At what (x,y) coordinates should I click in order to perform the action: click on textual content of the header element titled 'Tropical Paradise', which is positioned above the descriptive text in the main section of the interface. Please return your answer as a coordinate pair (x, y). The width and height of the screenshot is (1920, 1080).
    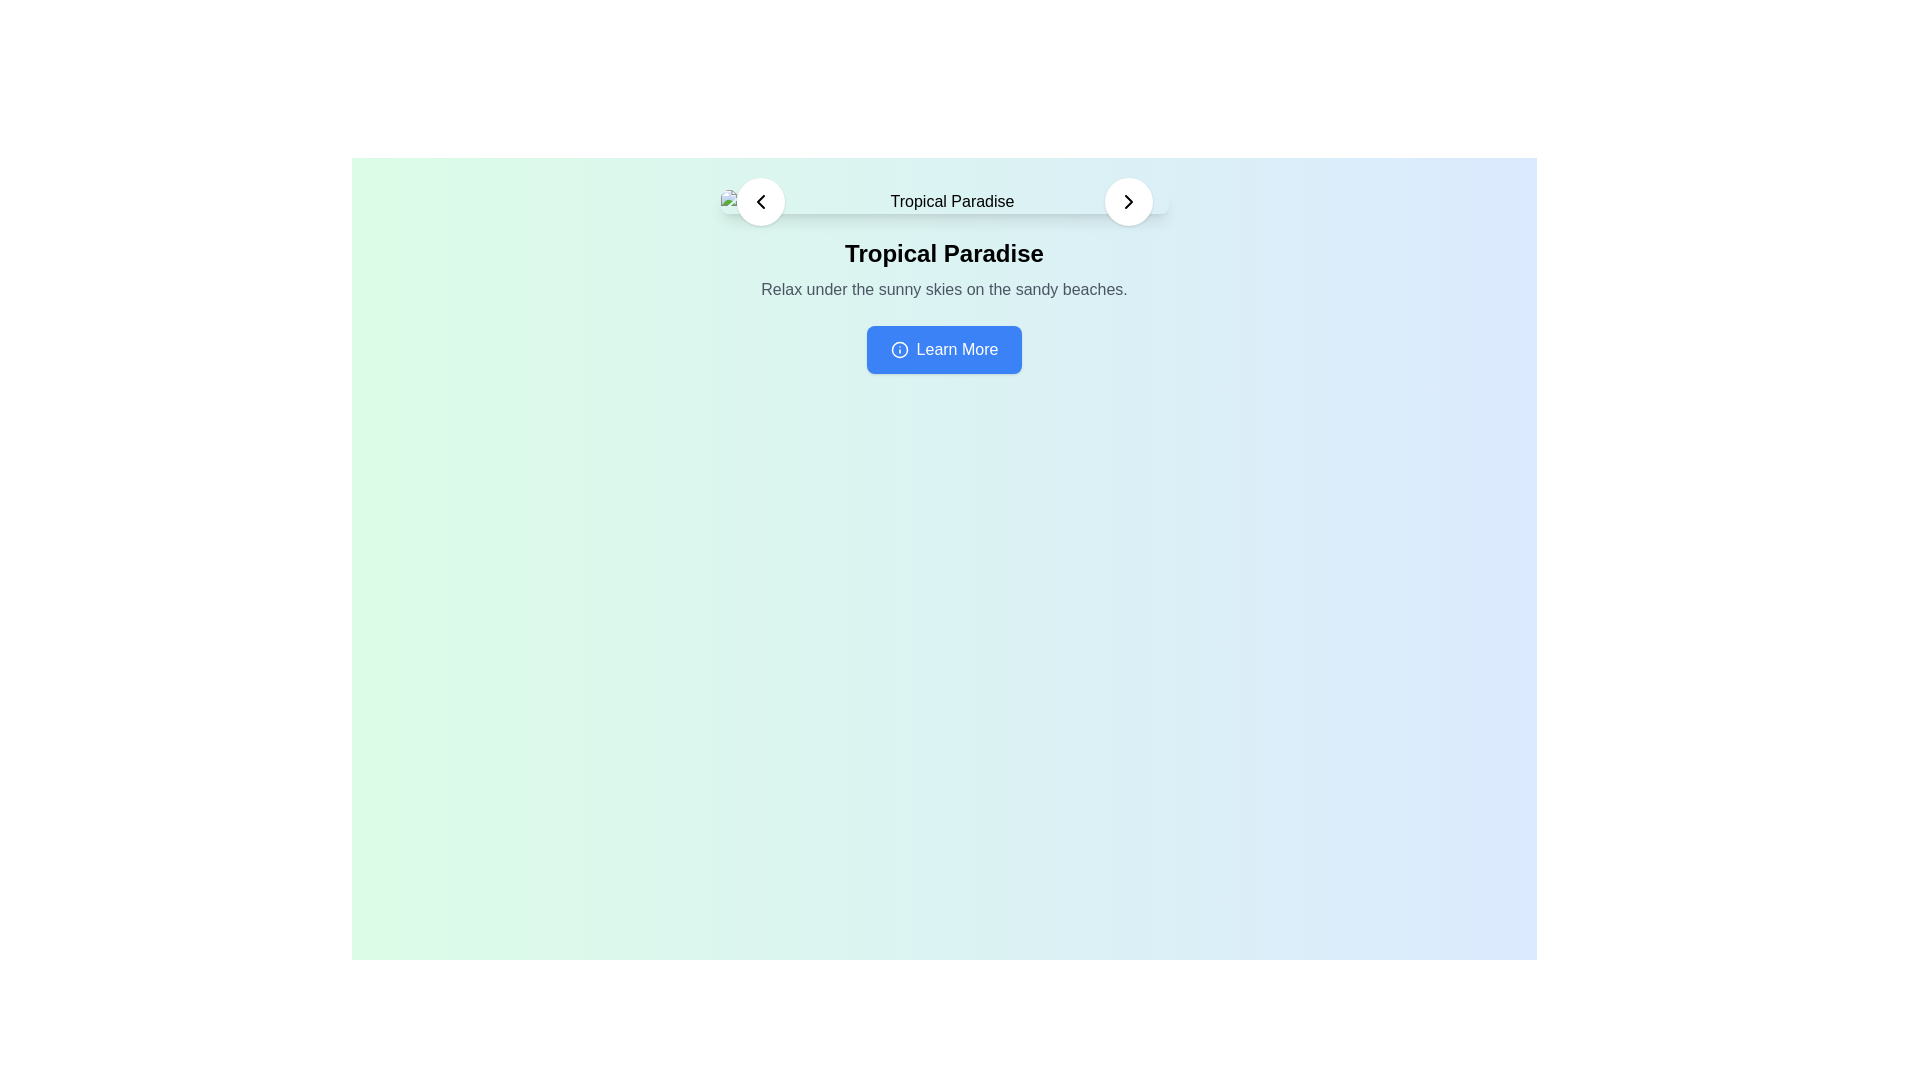
    Looking at the image, I should click on (943, 253).